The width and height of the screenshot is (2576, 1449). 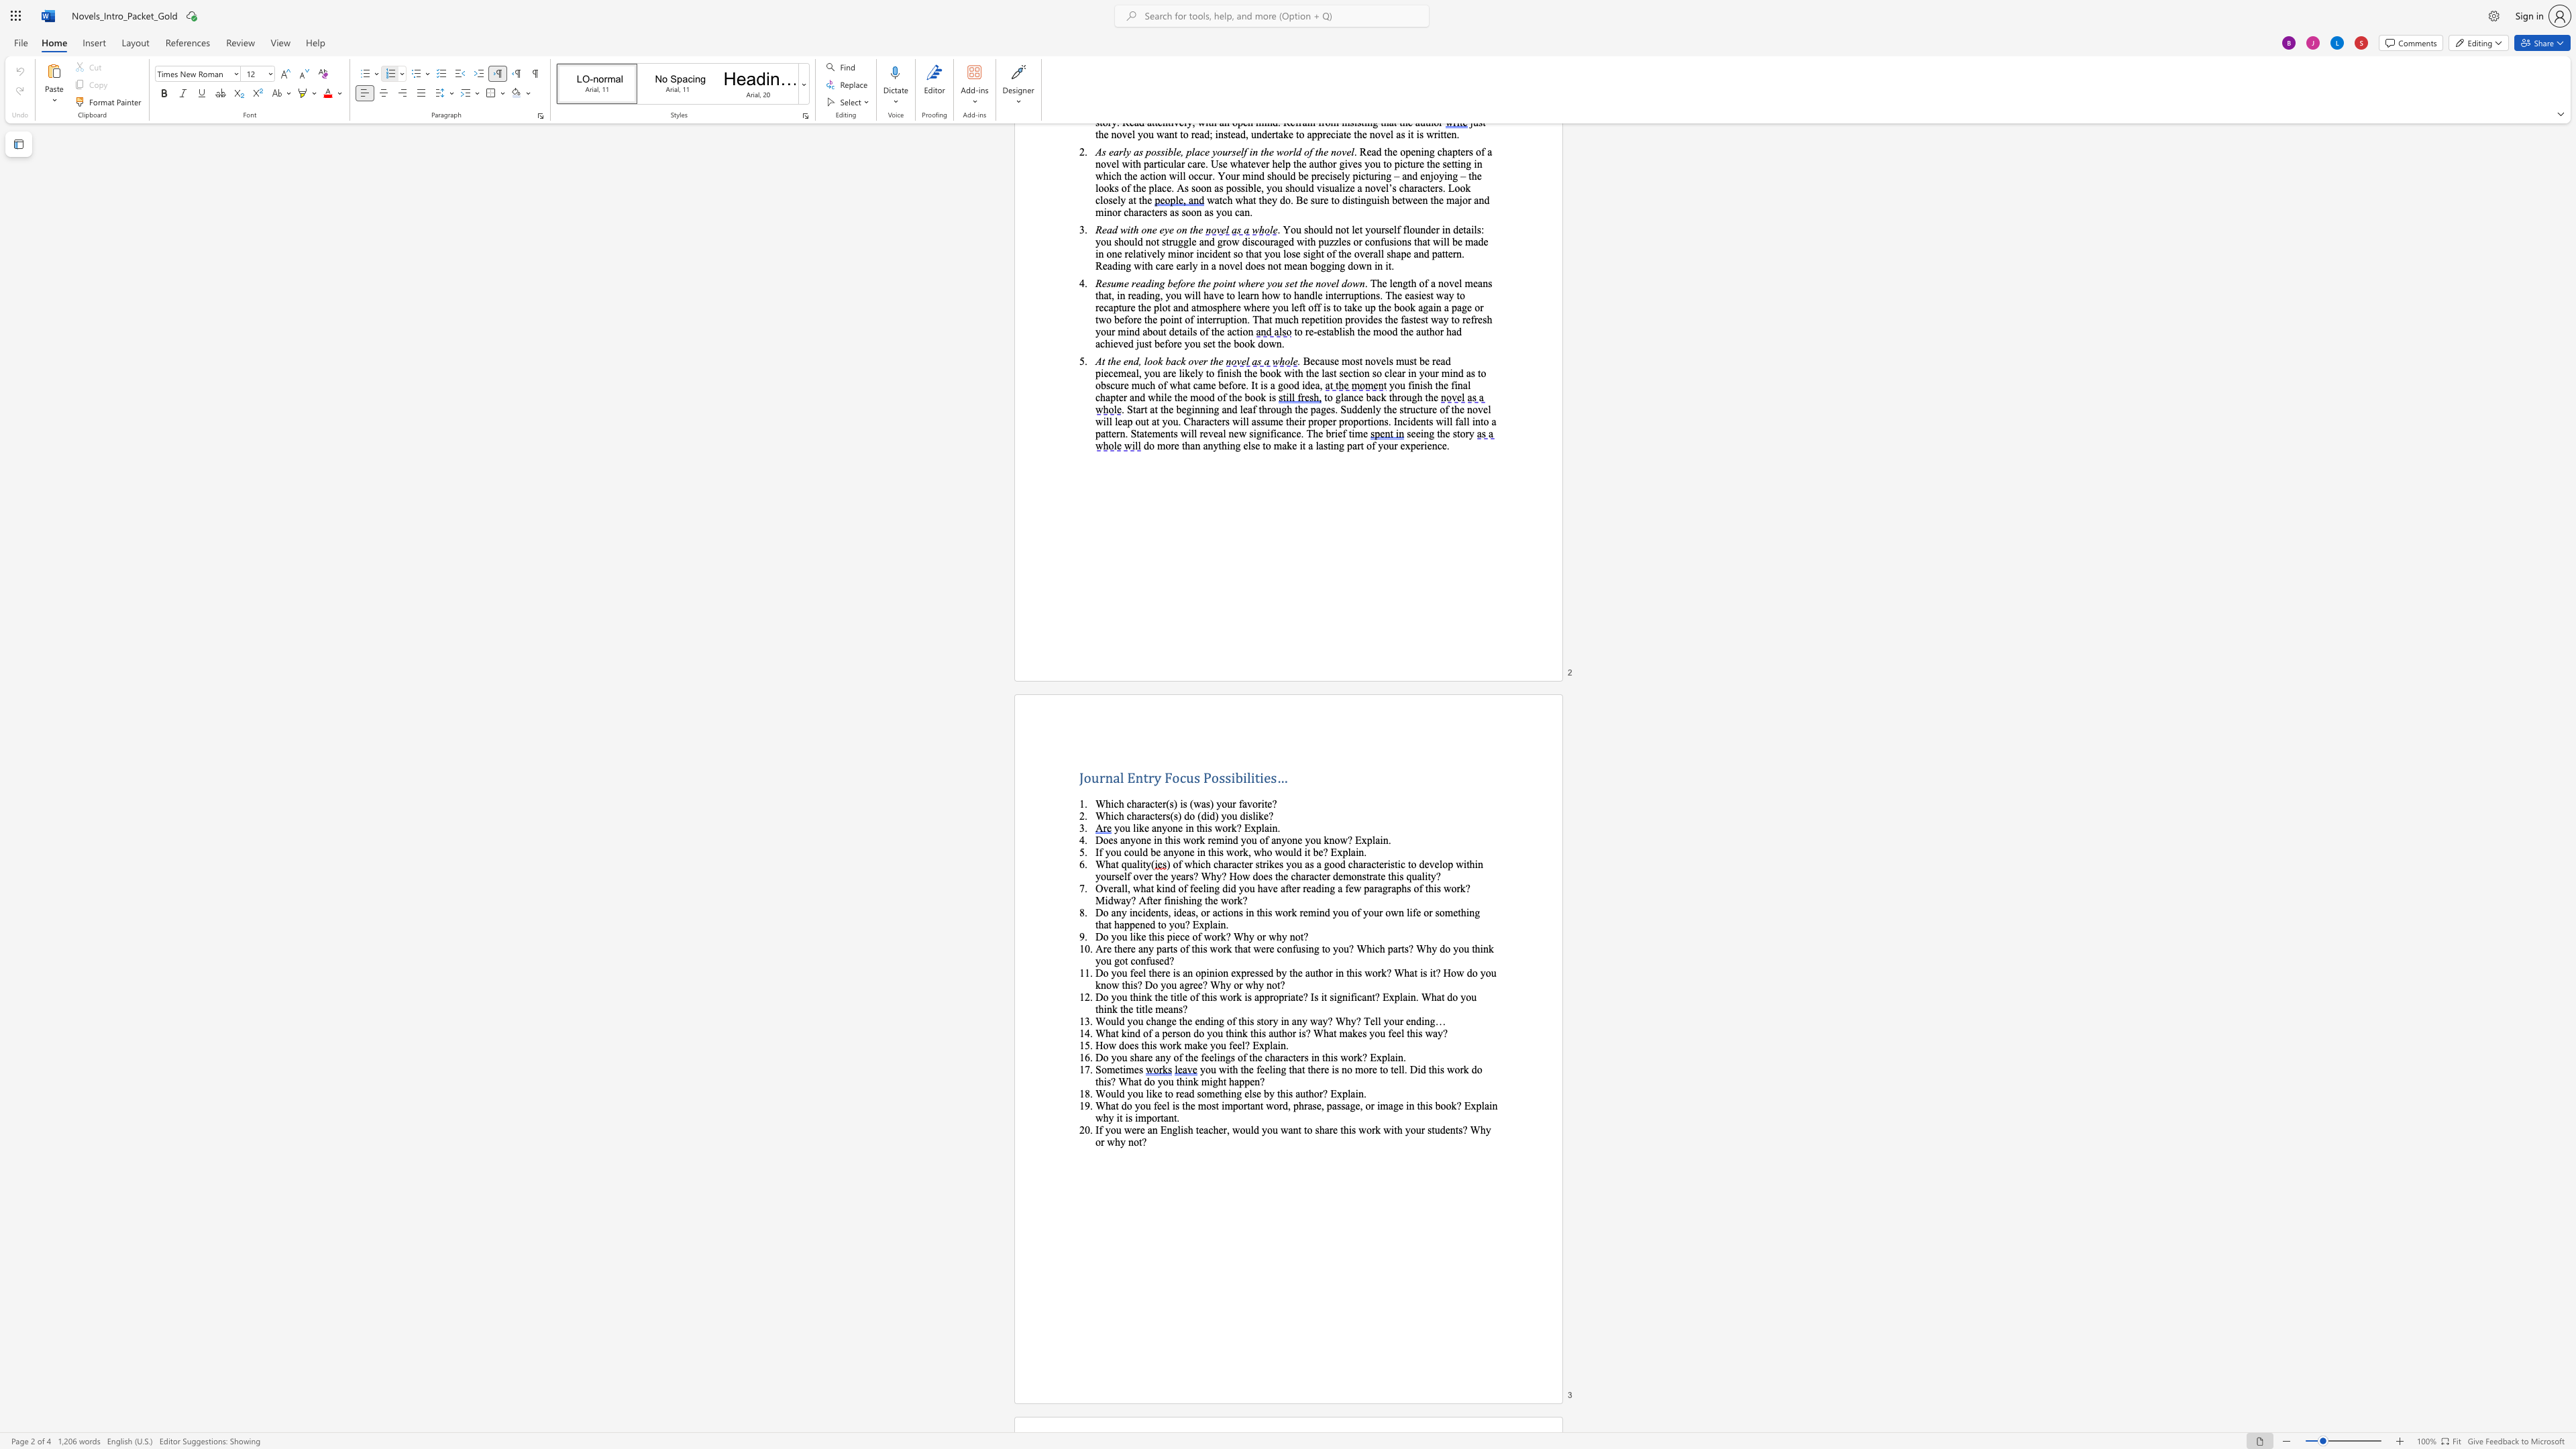 I want to click on the 1th character "m" in the text, so click(x=1111, y=1069).